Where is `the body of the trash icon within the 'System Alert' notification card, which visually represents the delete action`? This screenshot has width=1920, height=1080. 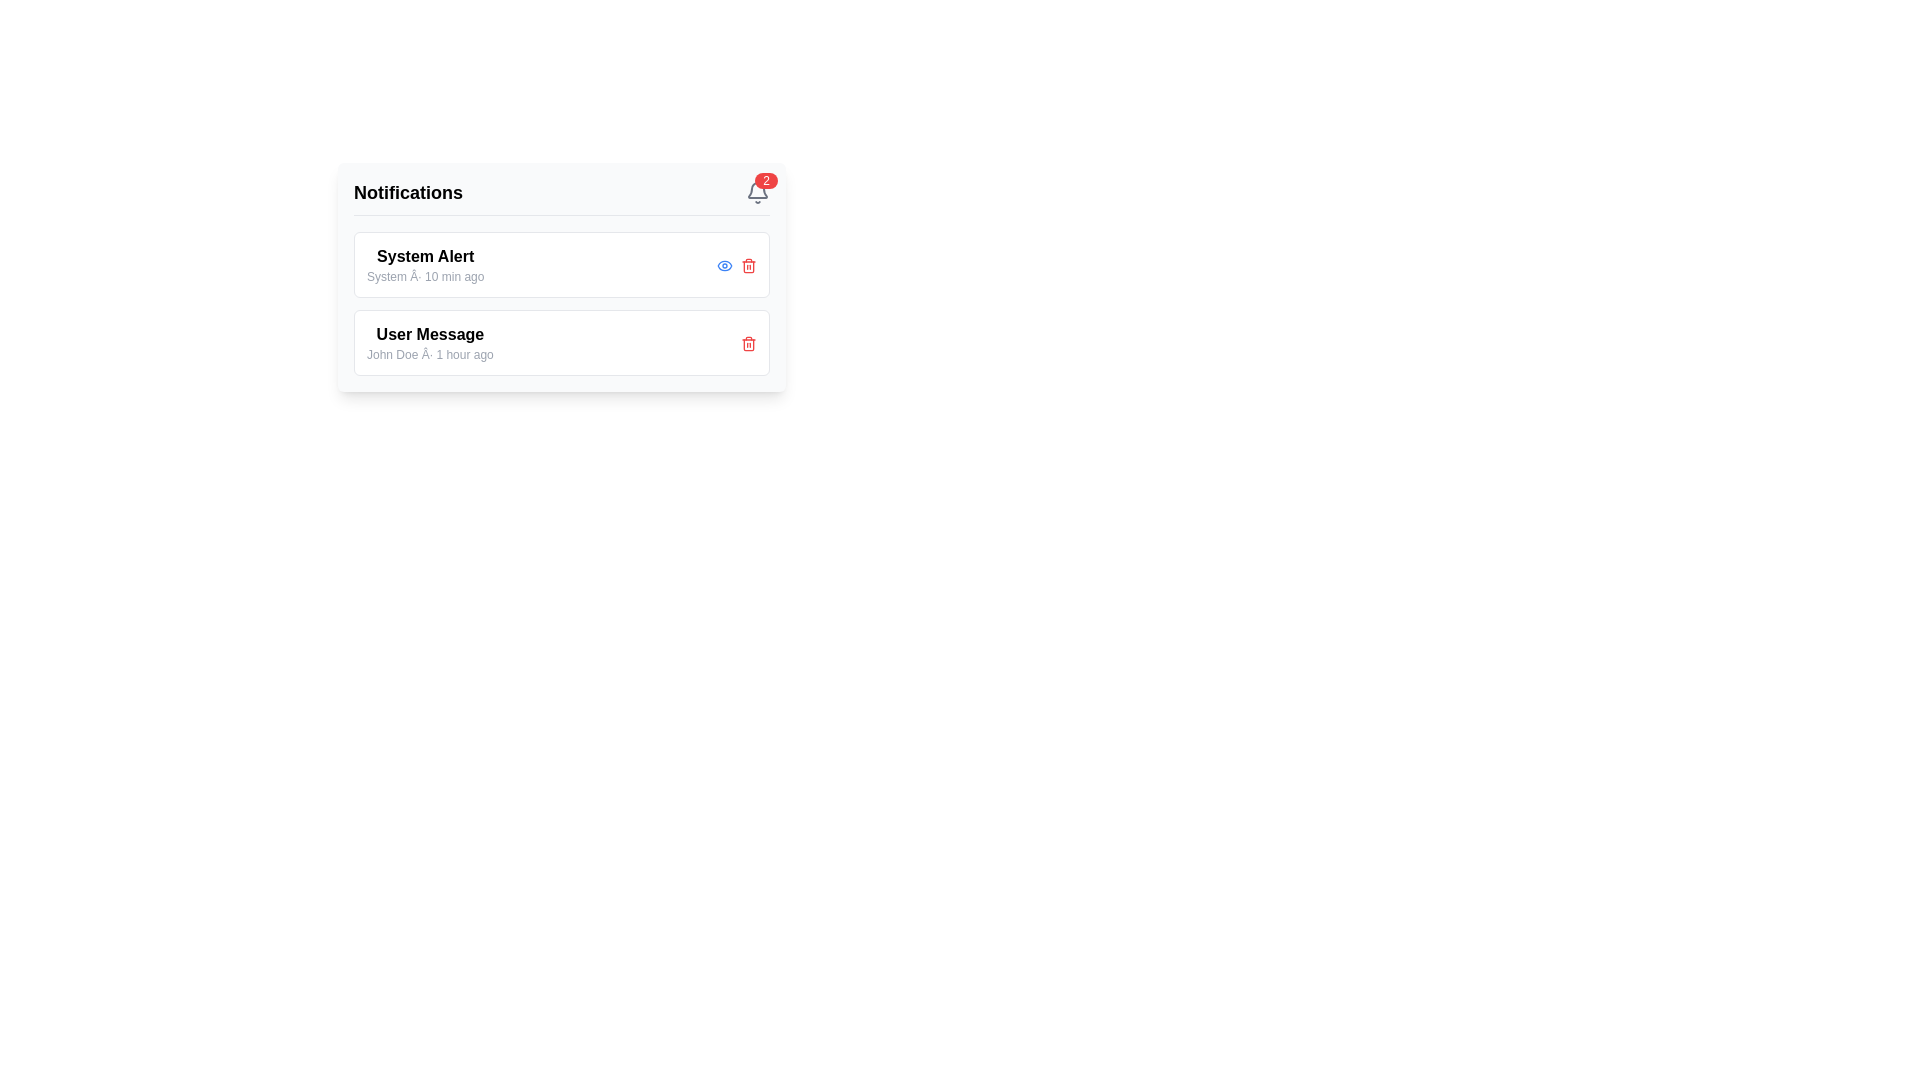 the body of the trash icon within the 'System Alert' notification card, which visually represents the delete action is located at coordinates (747, 265).